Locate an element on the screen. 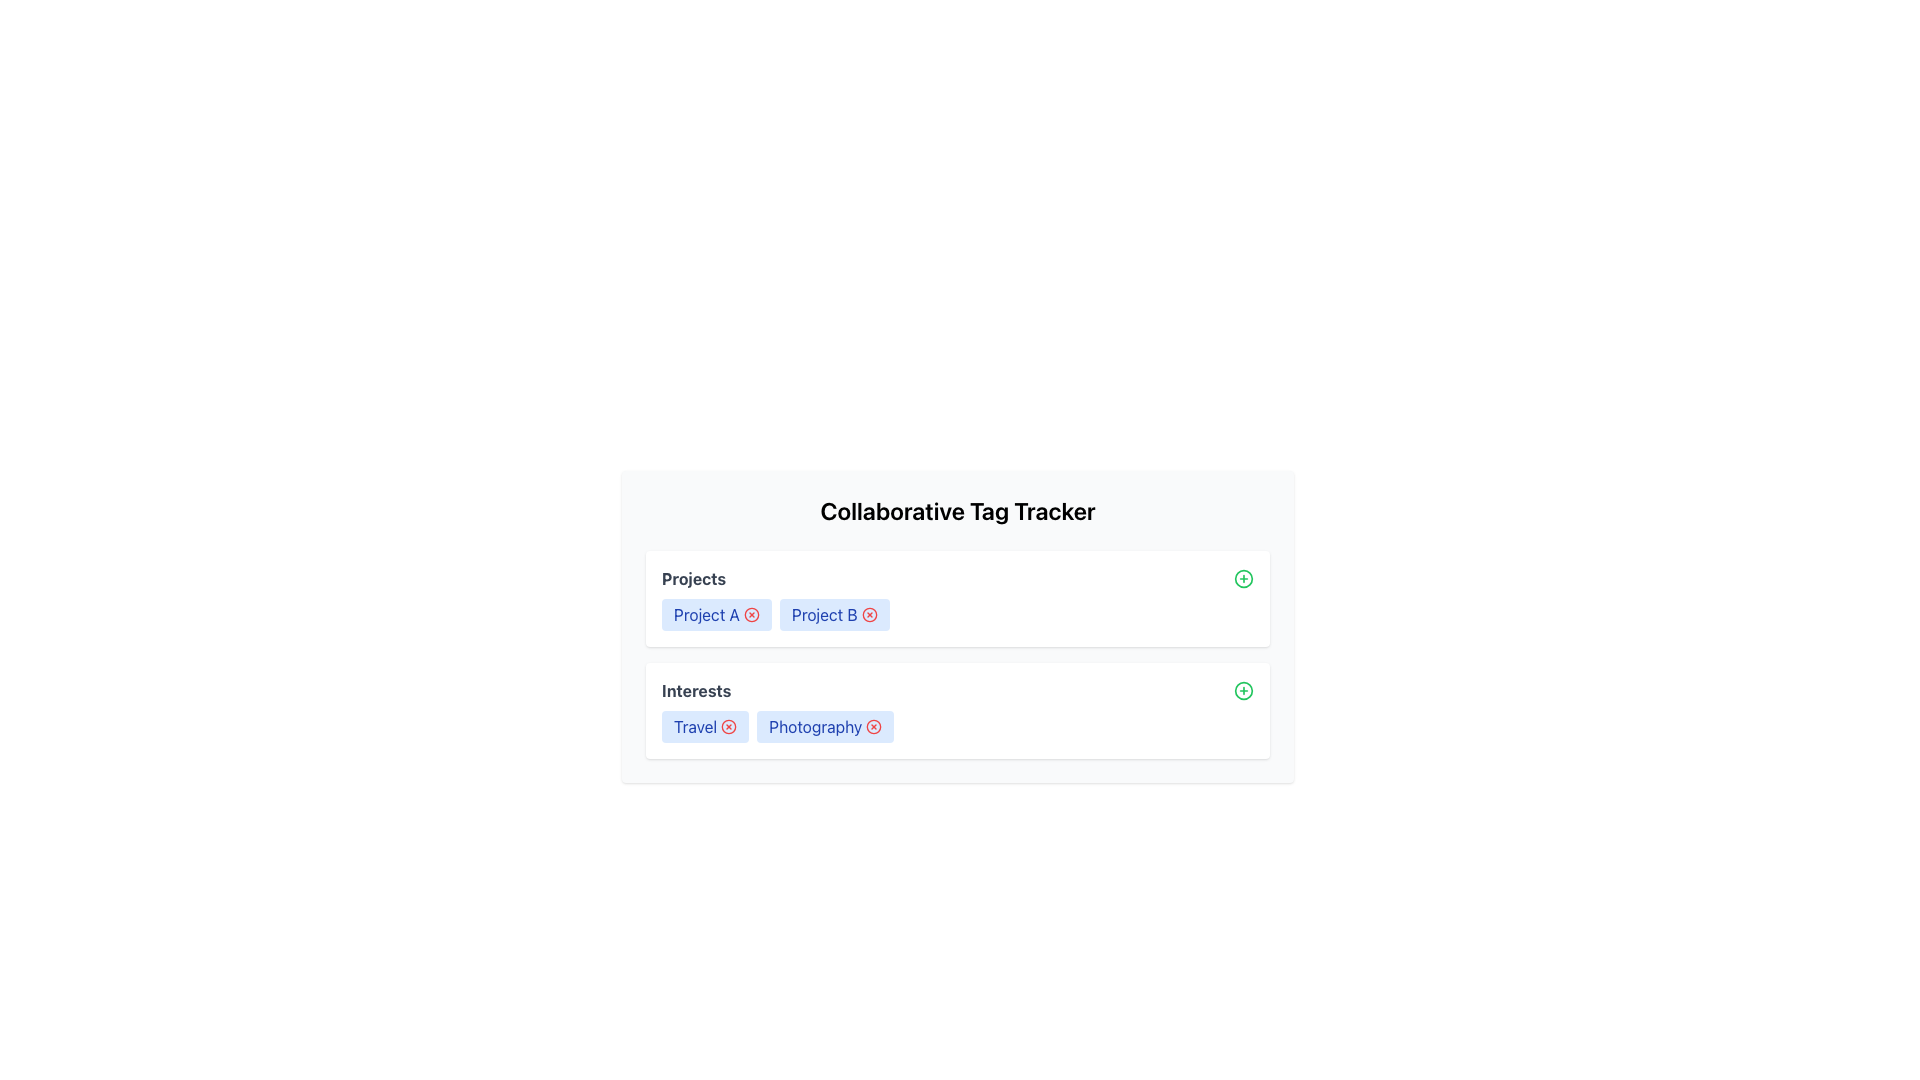 Image resolution: width=1920 pixels, height=1080 pixels. the circular green button with a cross icon located on the far right side of the 'Interests' section is located at coordinates (1242, 689).